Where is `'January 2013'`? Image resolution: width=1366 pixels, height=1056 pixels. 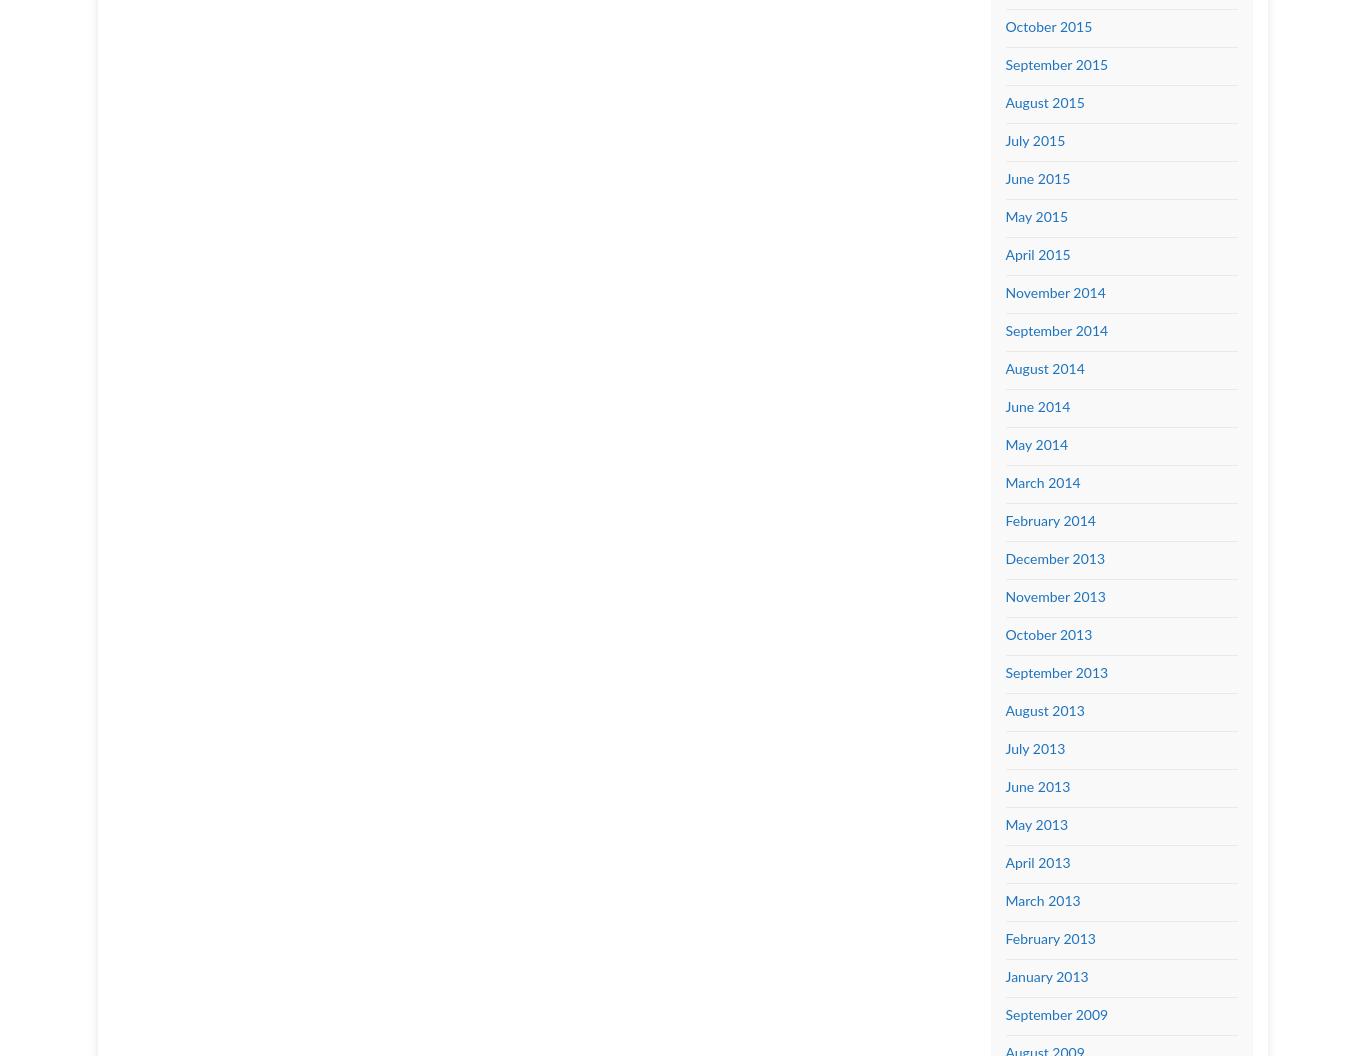 'January 2013' is located at coordinates (1004, 977).